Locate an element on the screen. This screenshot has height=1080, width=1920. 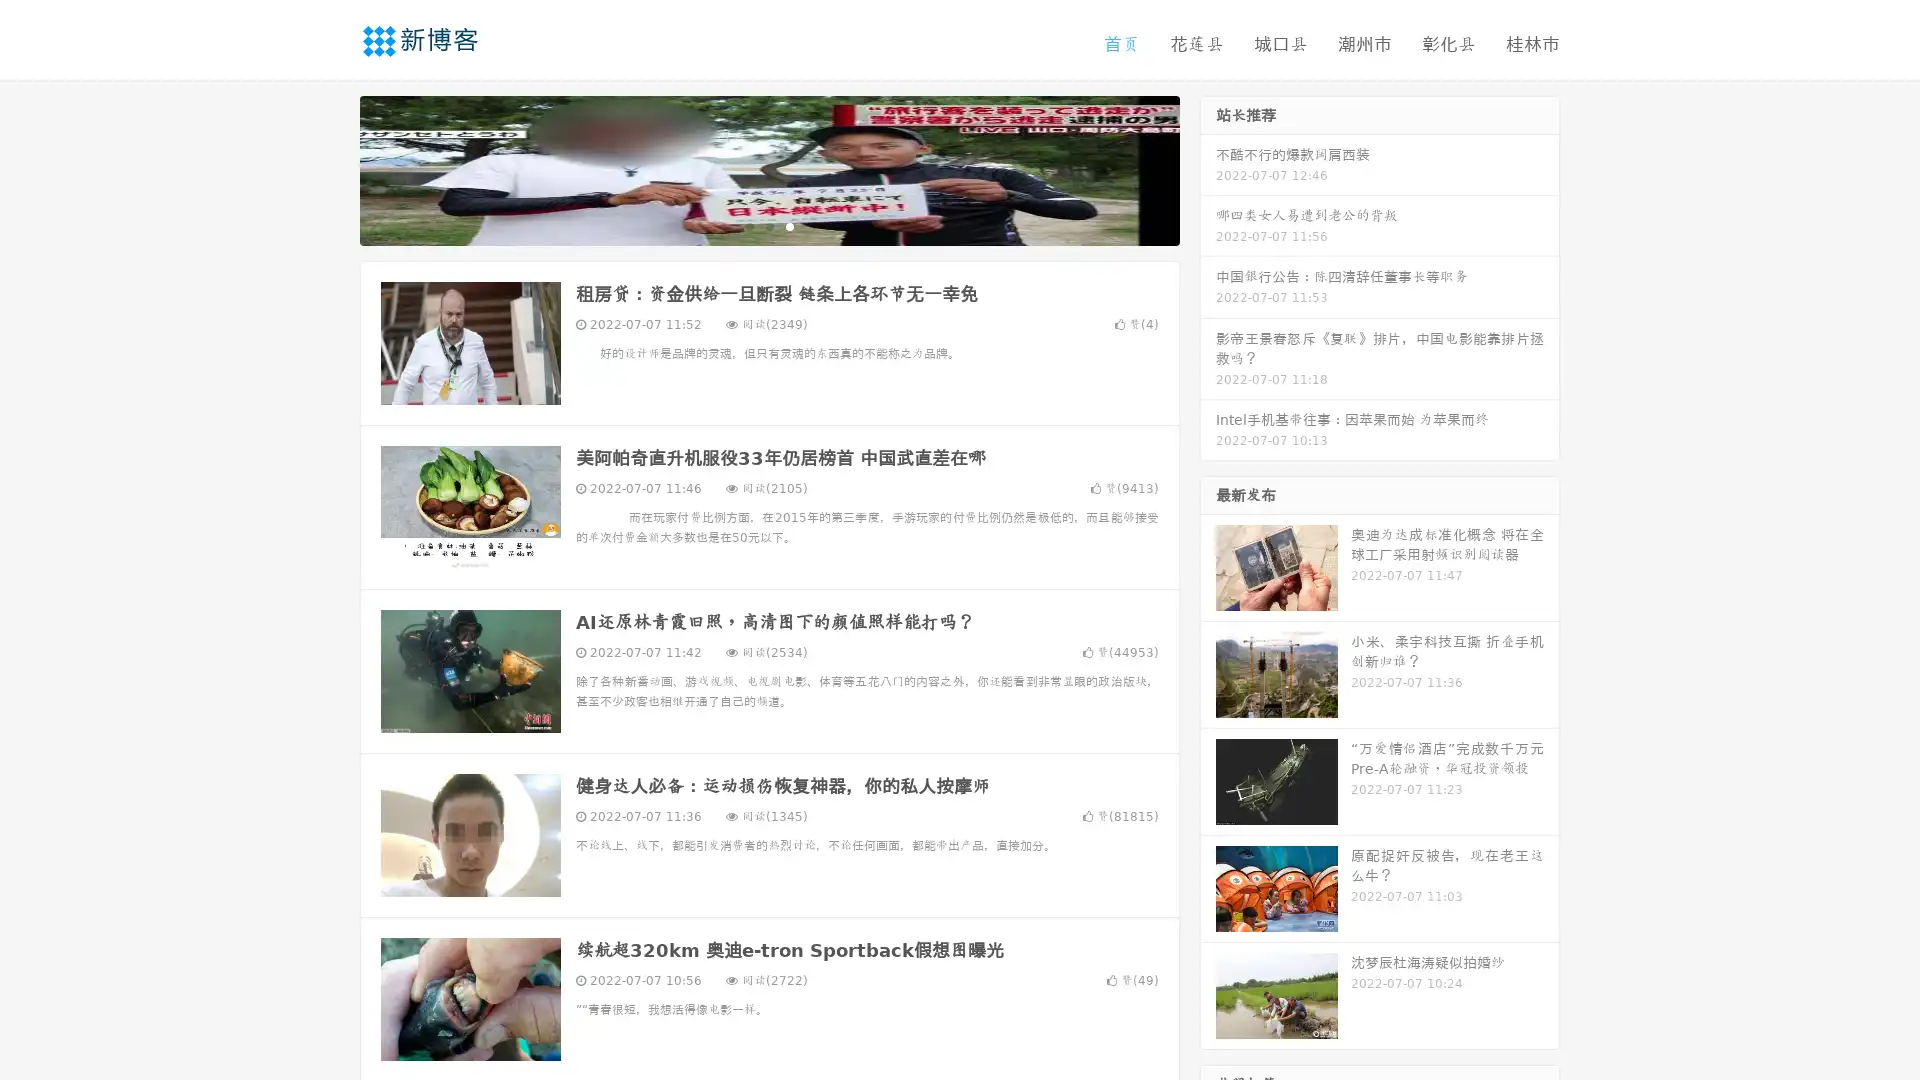
Next slide is located at coordinates (1208, 168).